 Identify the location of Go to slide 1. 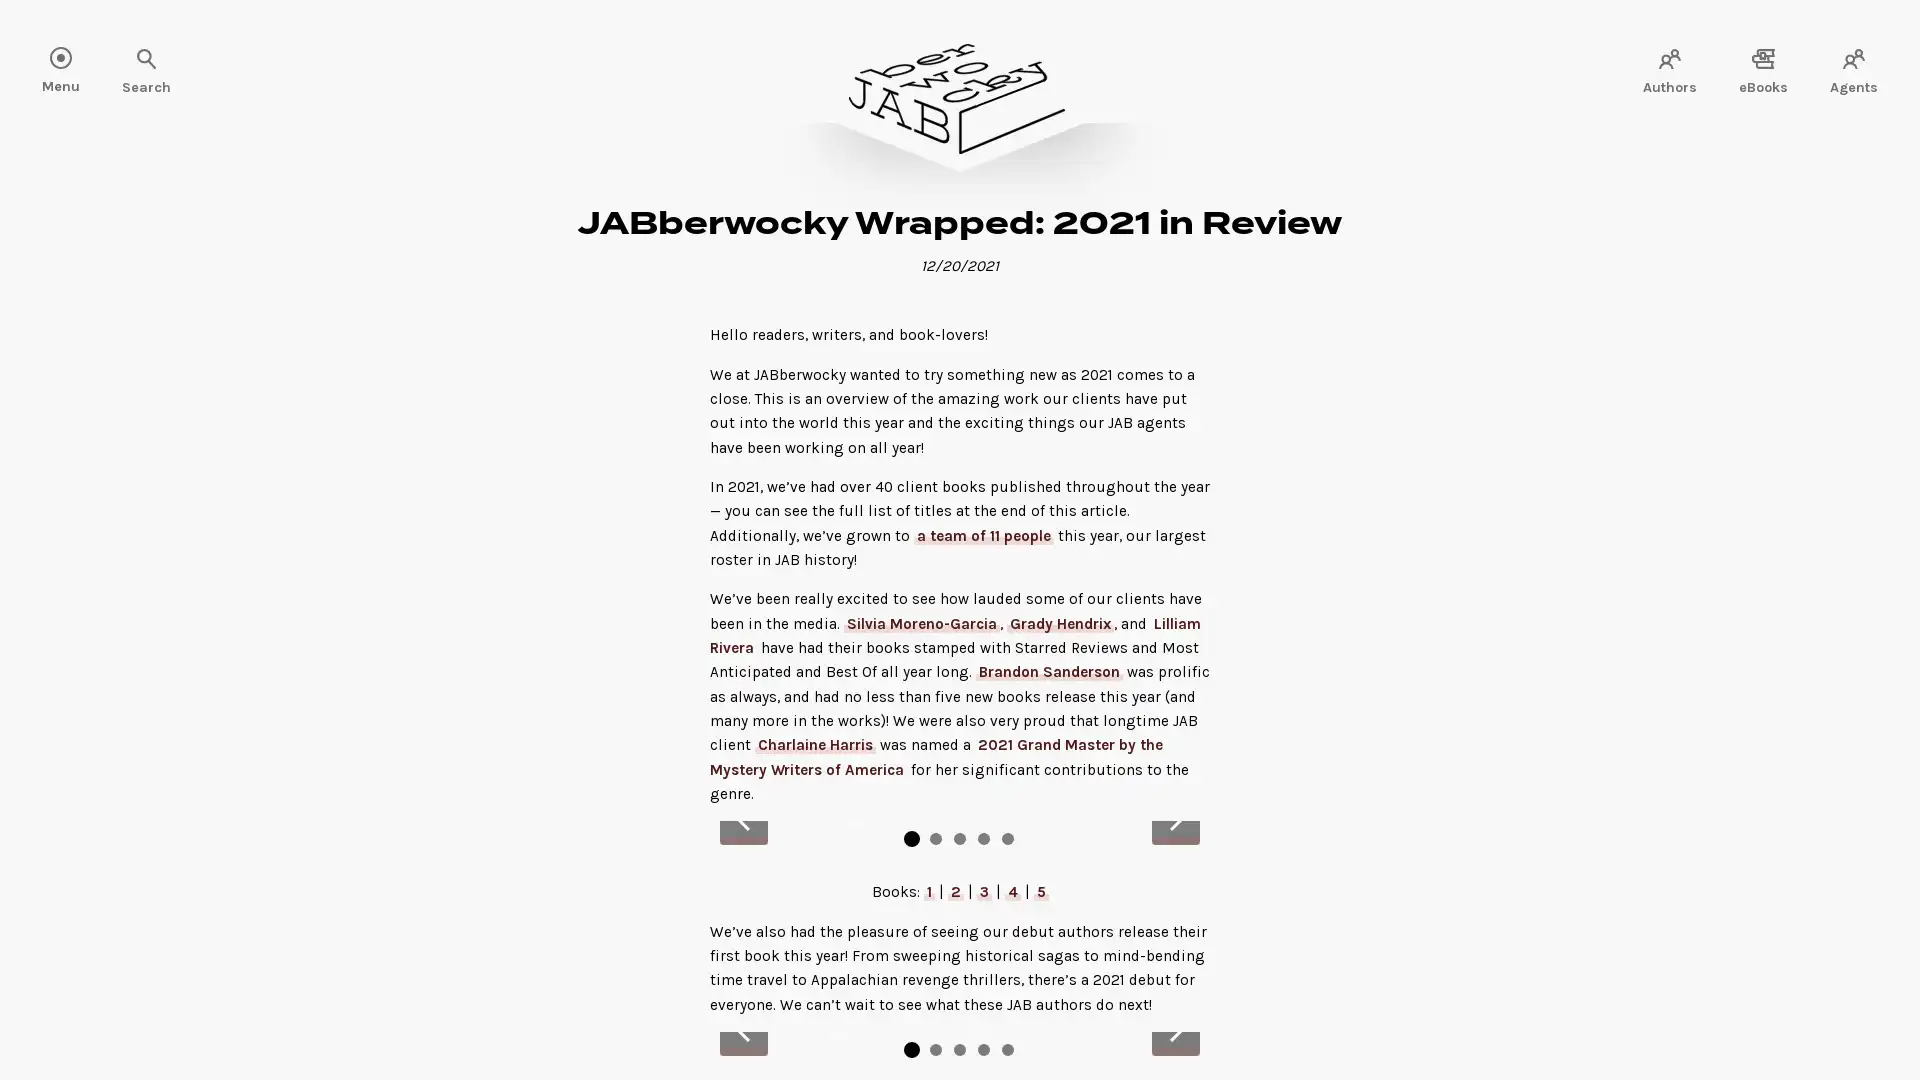
(911, 839).